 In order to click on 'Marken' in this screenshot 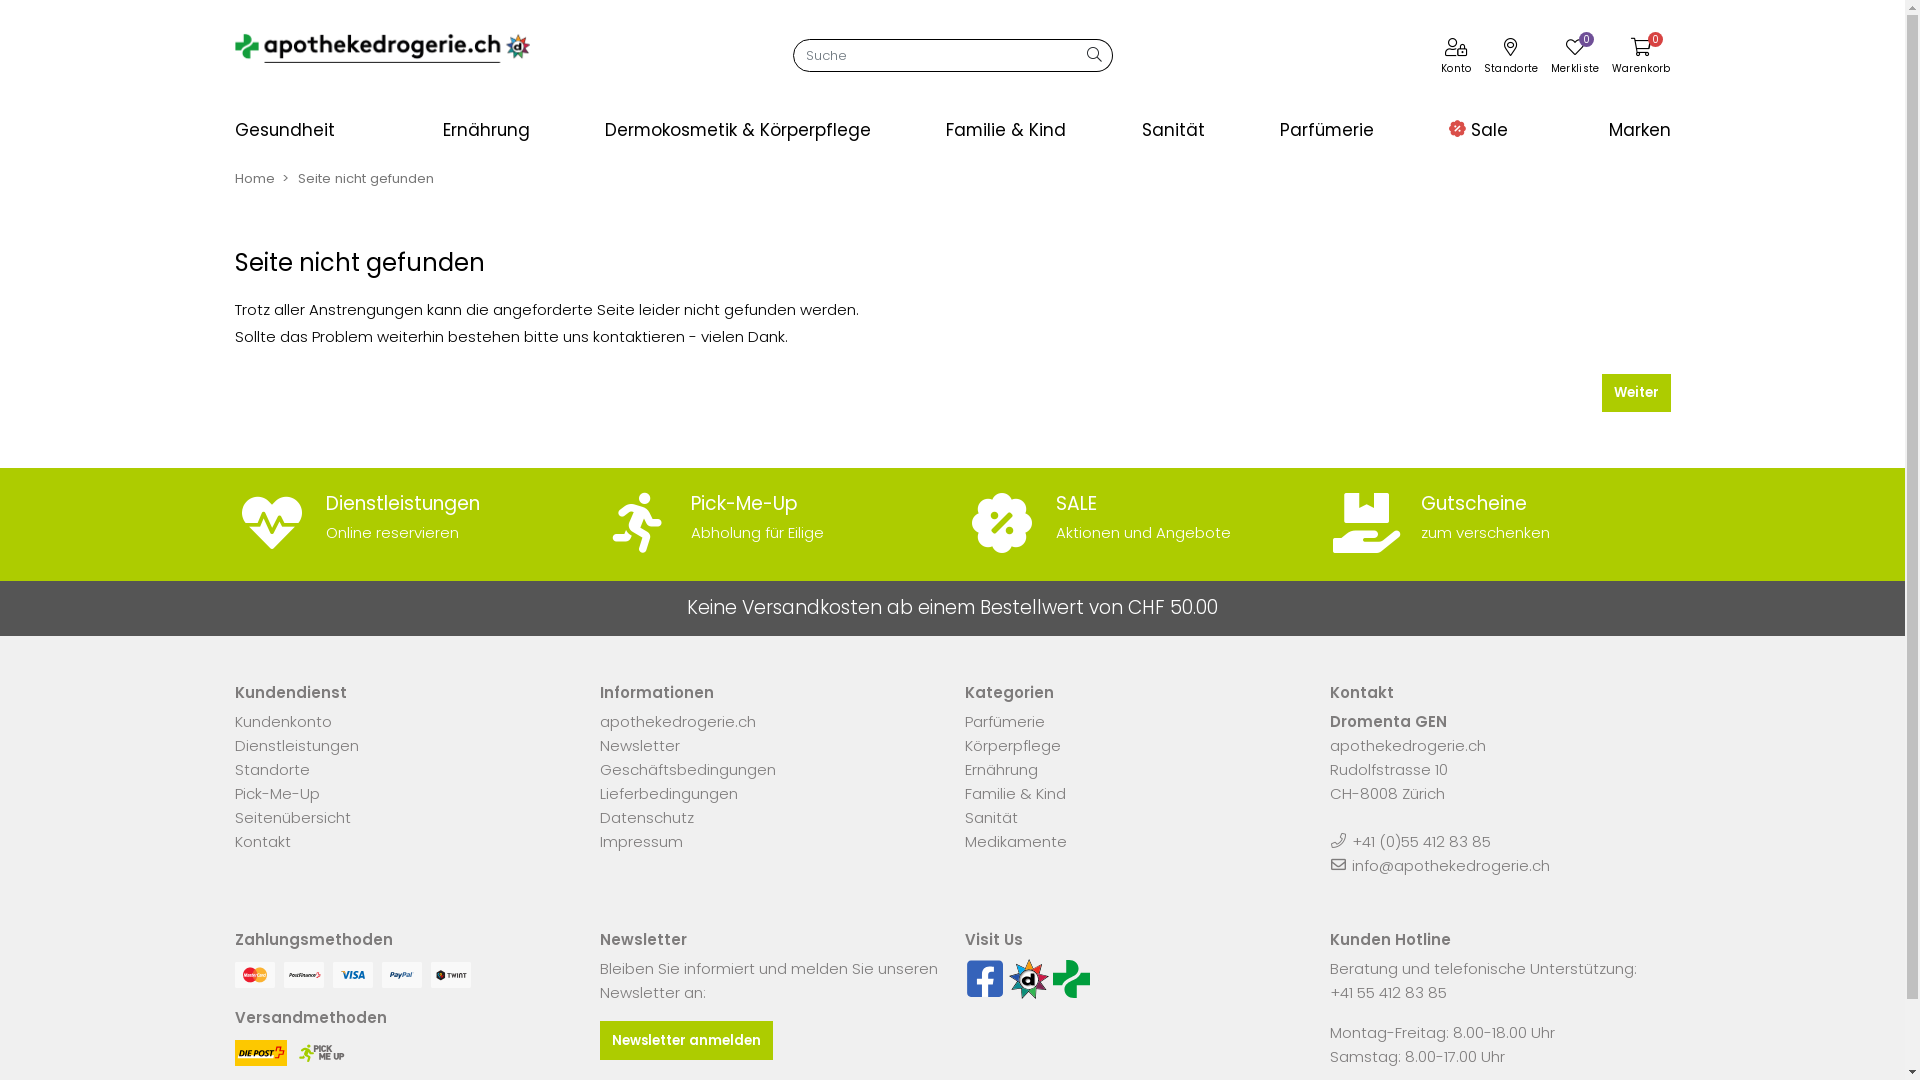, I will do `click(1605, 130)`.